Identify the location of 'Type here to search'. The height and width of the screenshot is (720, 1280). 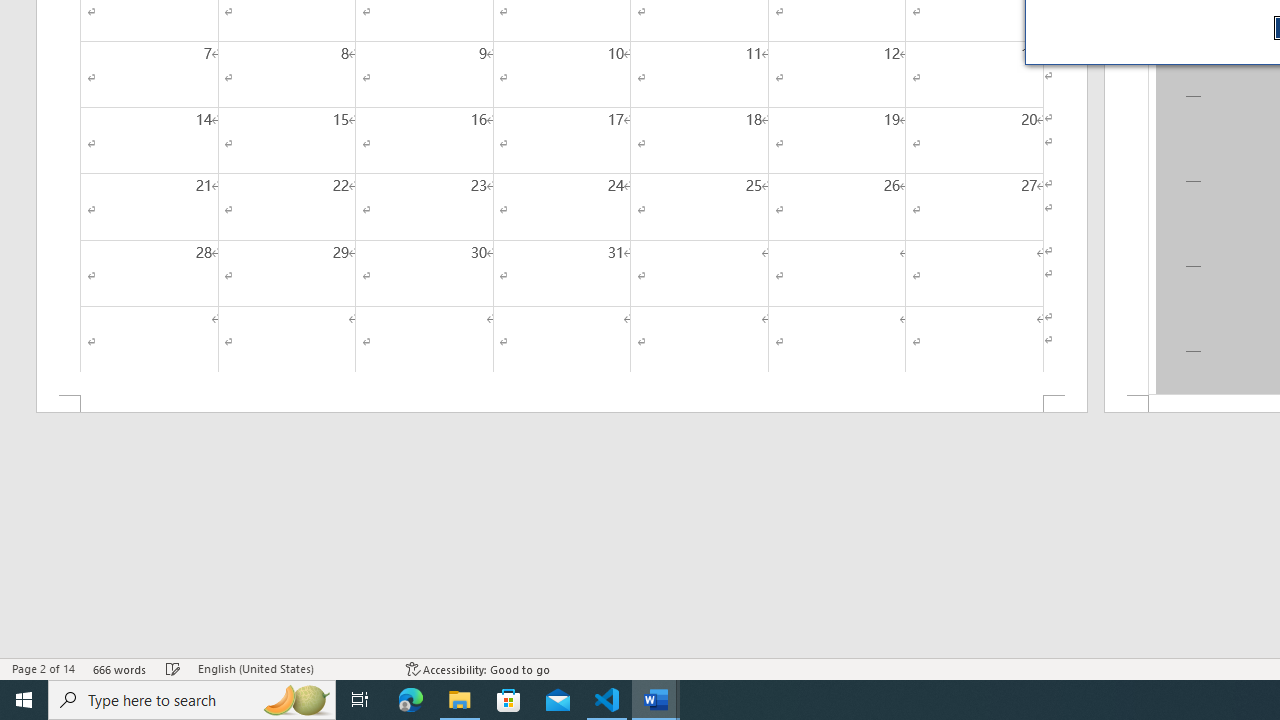
(192, 698).